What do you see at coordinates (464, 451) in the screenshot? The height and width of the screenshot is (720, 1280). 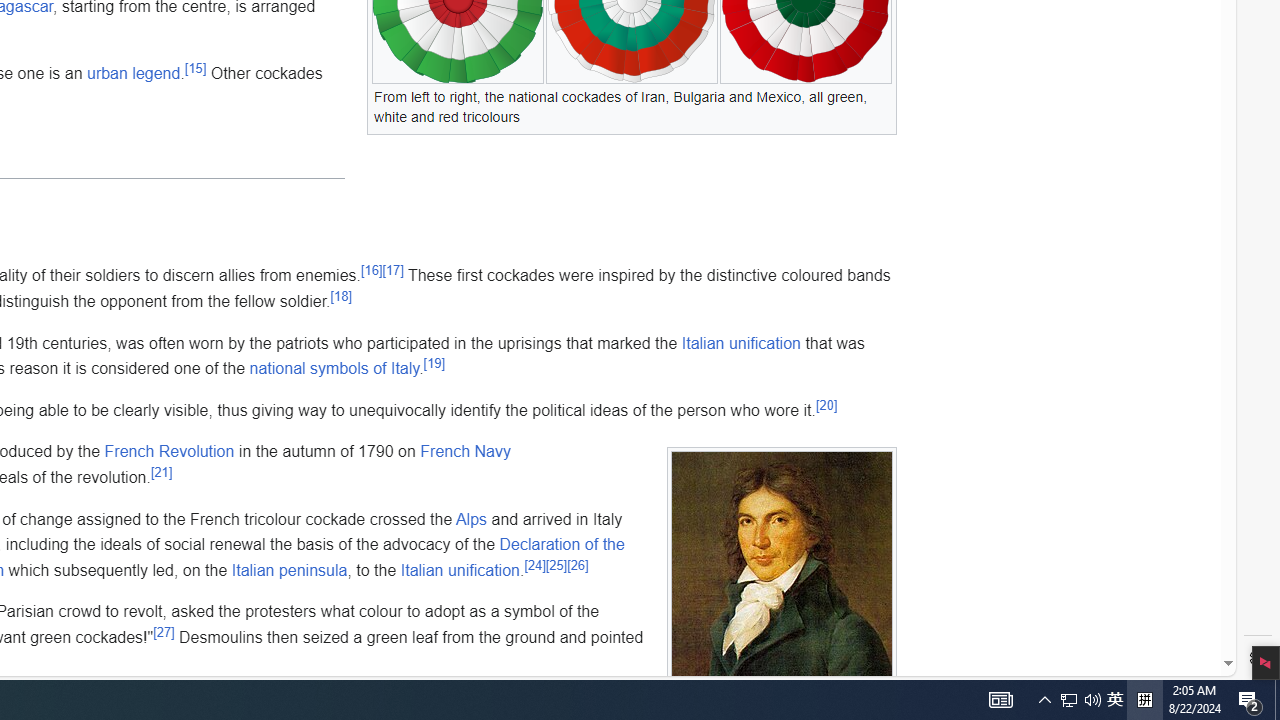 I see `'French Navy'` at bounding box center [464, 451].